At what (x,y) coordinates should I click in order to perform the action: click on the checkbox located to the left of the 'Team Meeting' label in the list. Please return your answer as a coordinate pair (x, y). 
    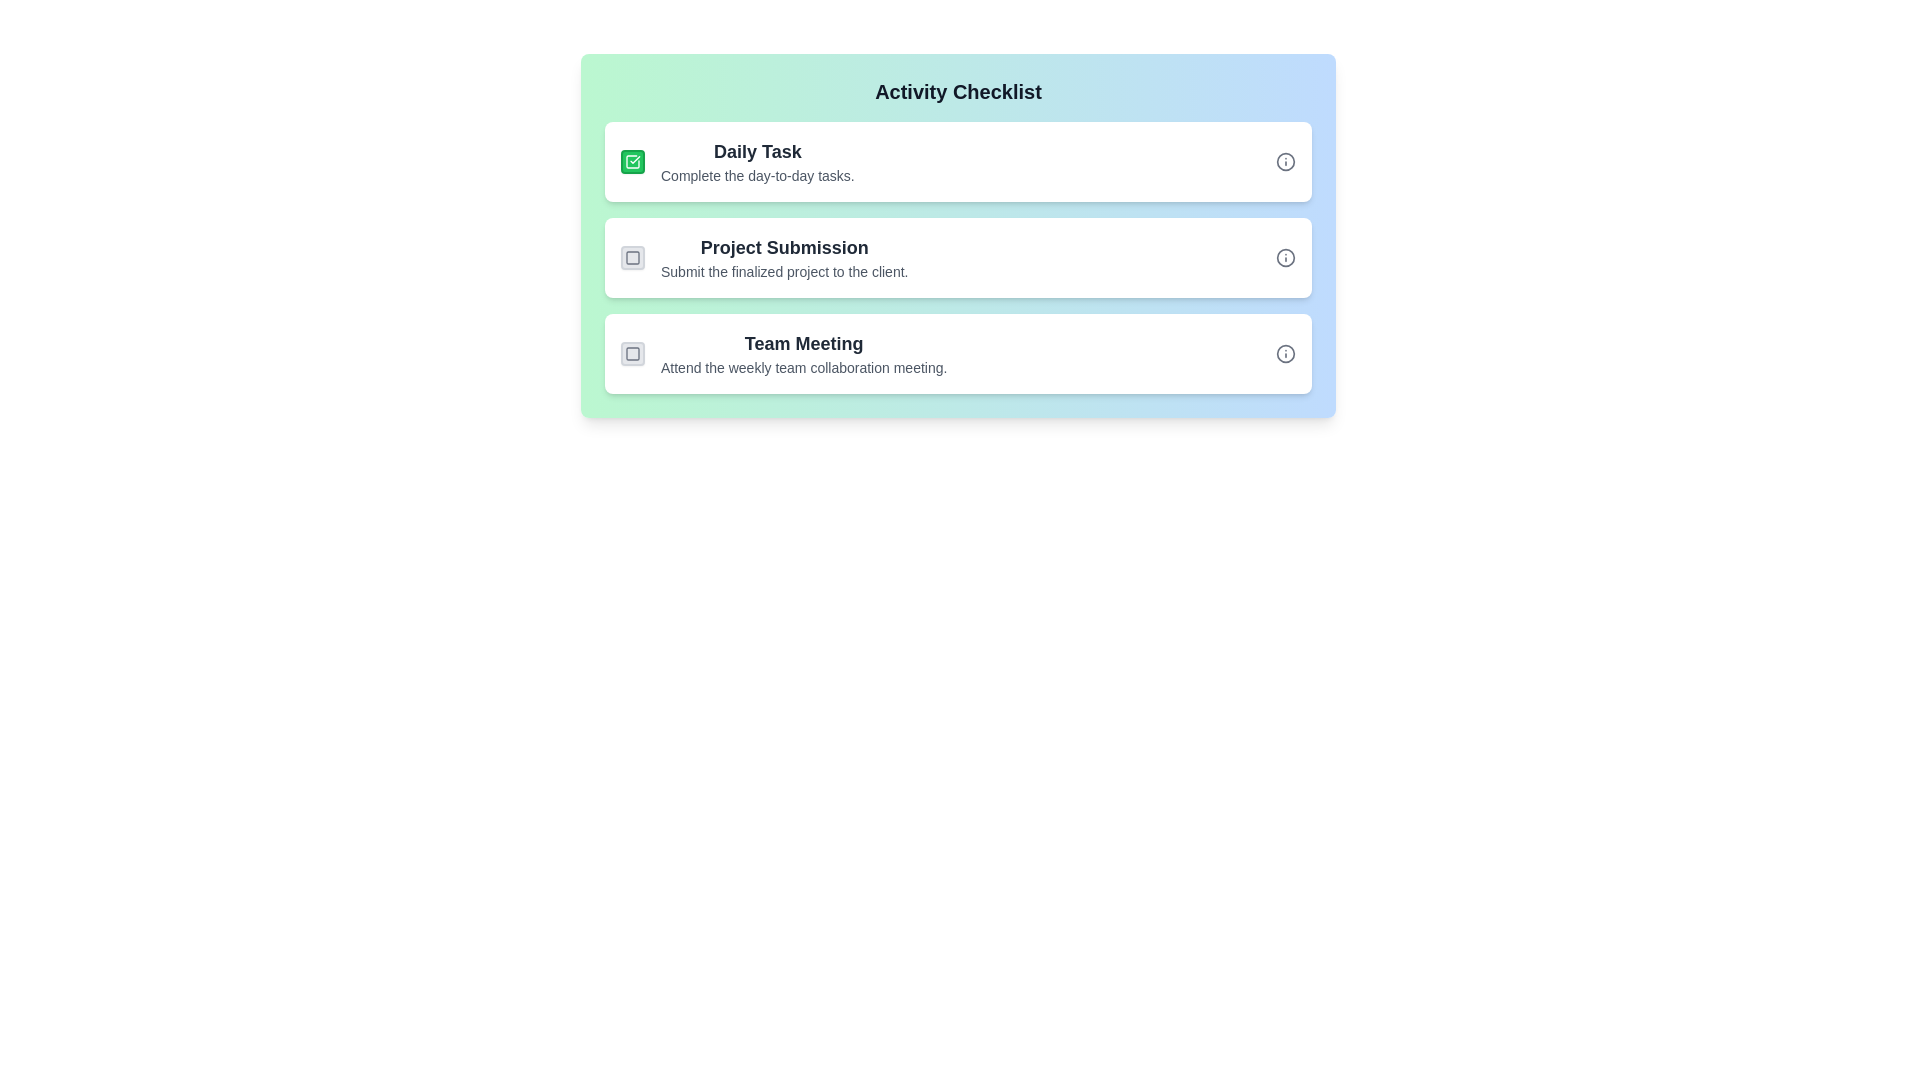
    Looking at the image, I should click on (632, 353).